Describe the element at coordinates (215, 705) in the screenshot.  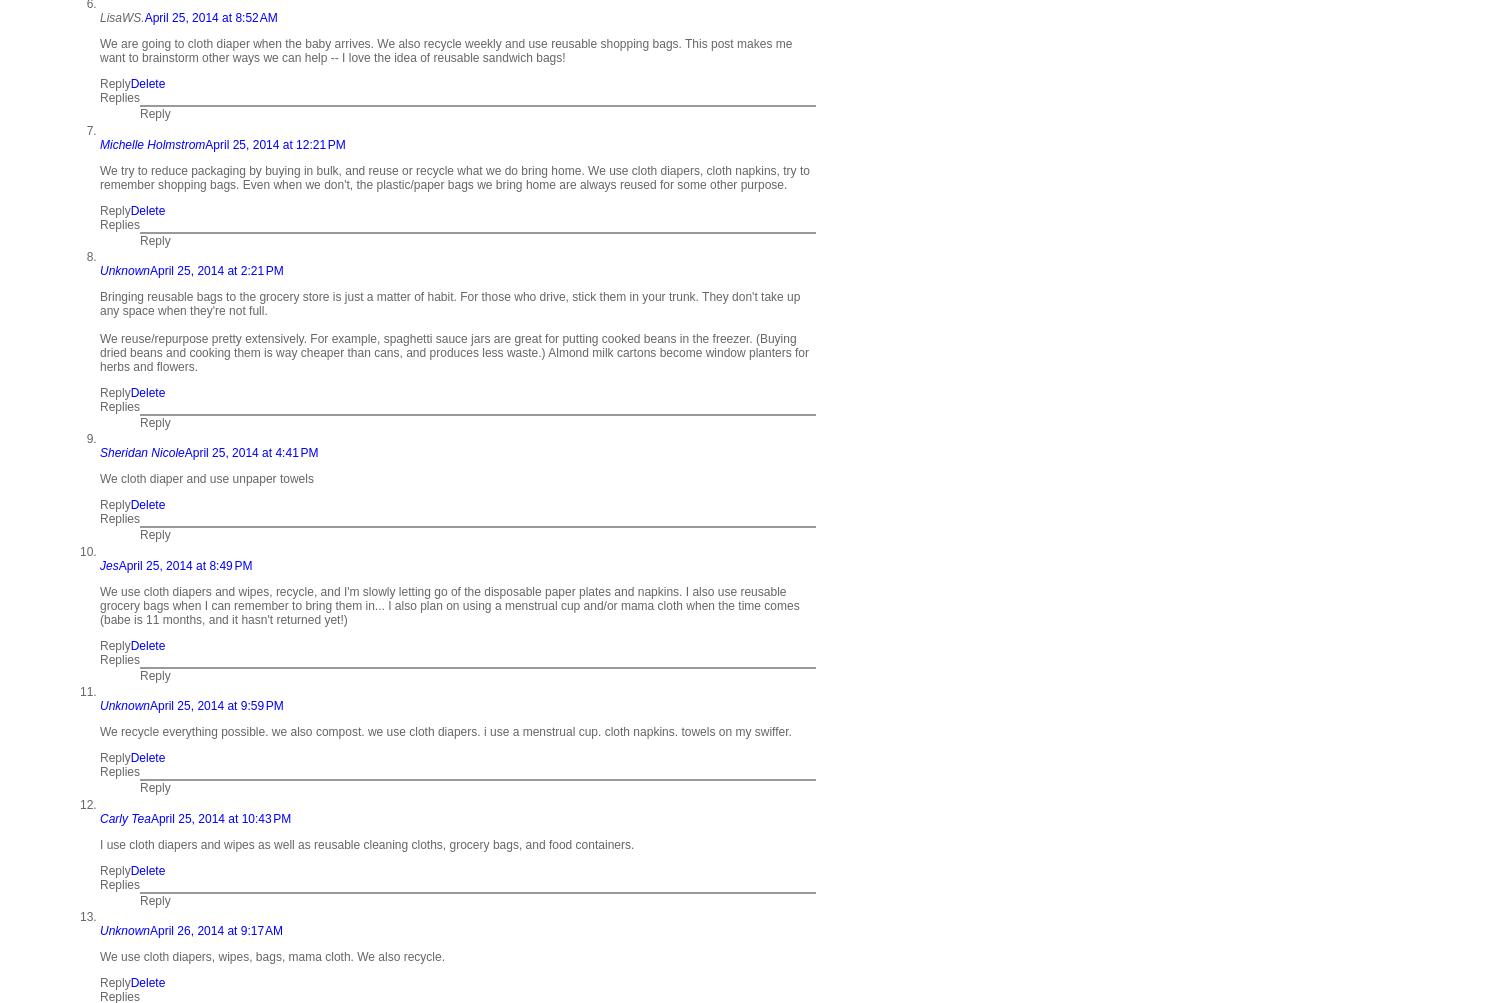
I see `'April 25, 2014 at 9:59 PM'` at that location.